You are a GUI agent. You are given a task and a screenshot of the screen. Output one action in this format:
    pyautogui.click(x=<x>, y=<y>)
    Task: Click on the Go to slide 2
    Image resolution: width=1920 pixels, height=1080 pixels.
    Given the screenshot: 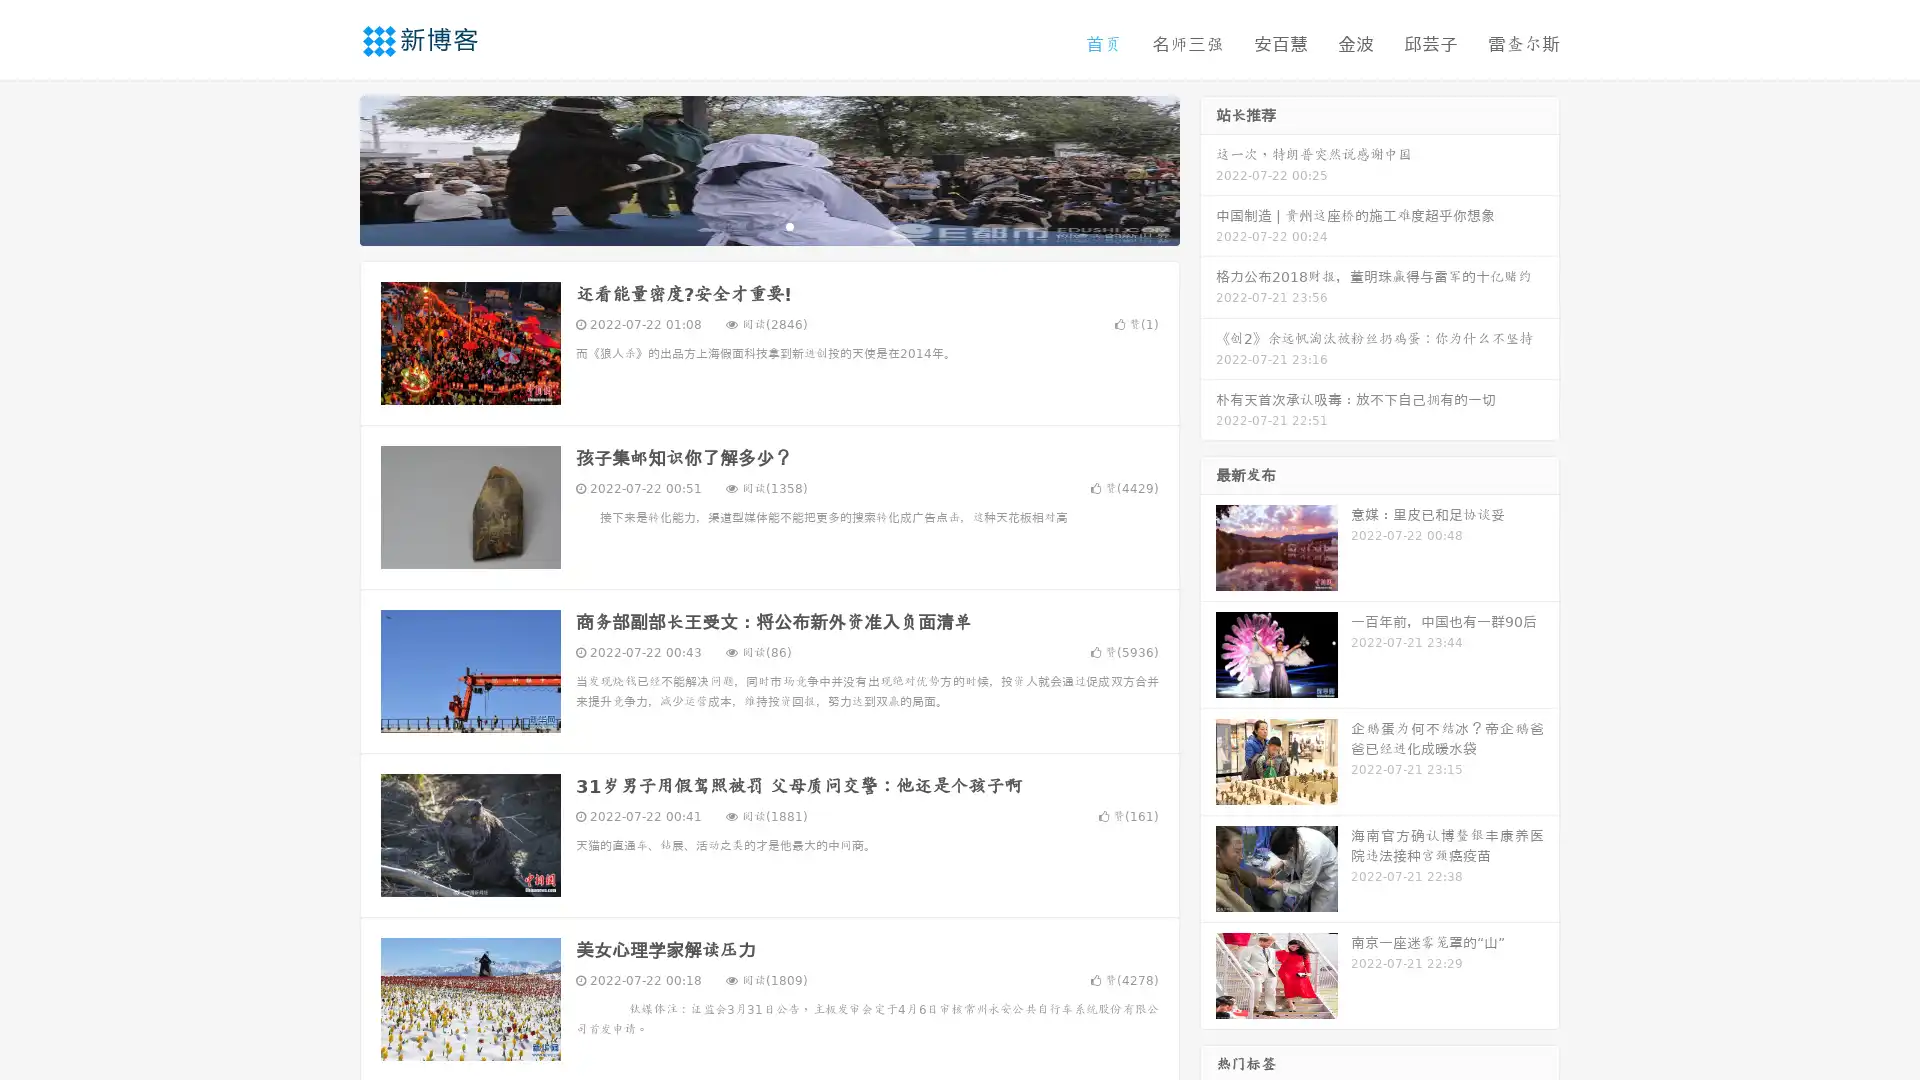 What is the action you would take?
    pyautogui.click(x=768, y=225)
    